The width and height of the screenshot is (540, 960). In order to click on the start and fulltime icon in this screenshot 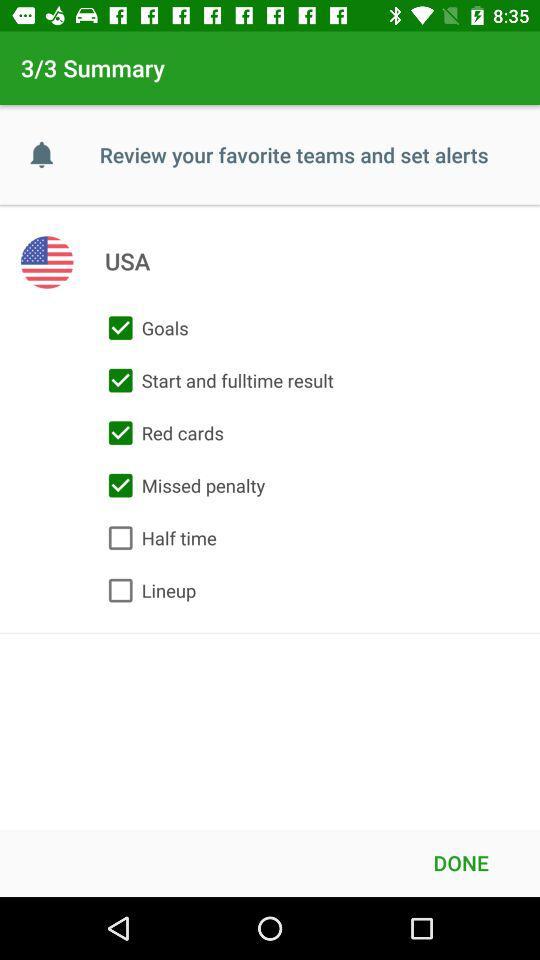, I will do `click(215, 379)`.